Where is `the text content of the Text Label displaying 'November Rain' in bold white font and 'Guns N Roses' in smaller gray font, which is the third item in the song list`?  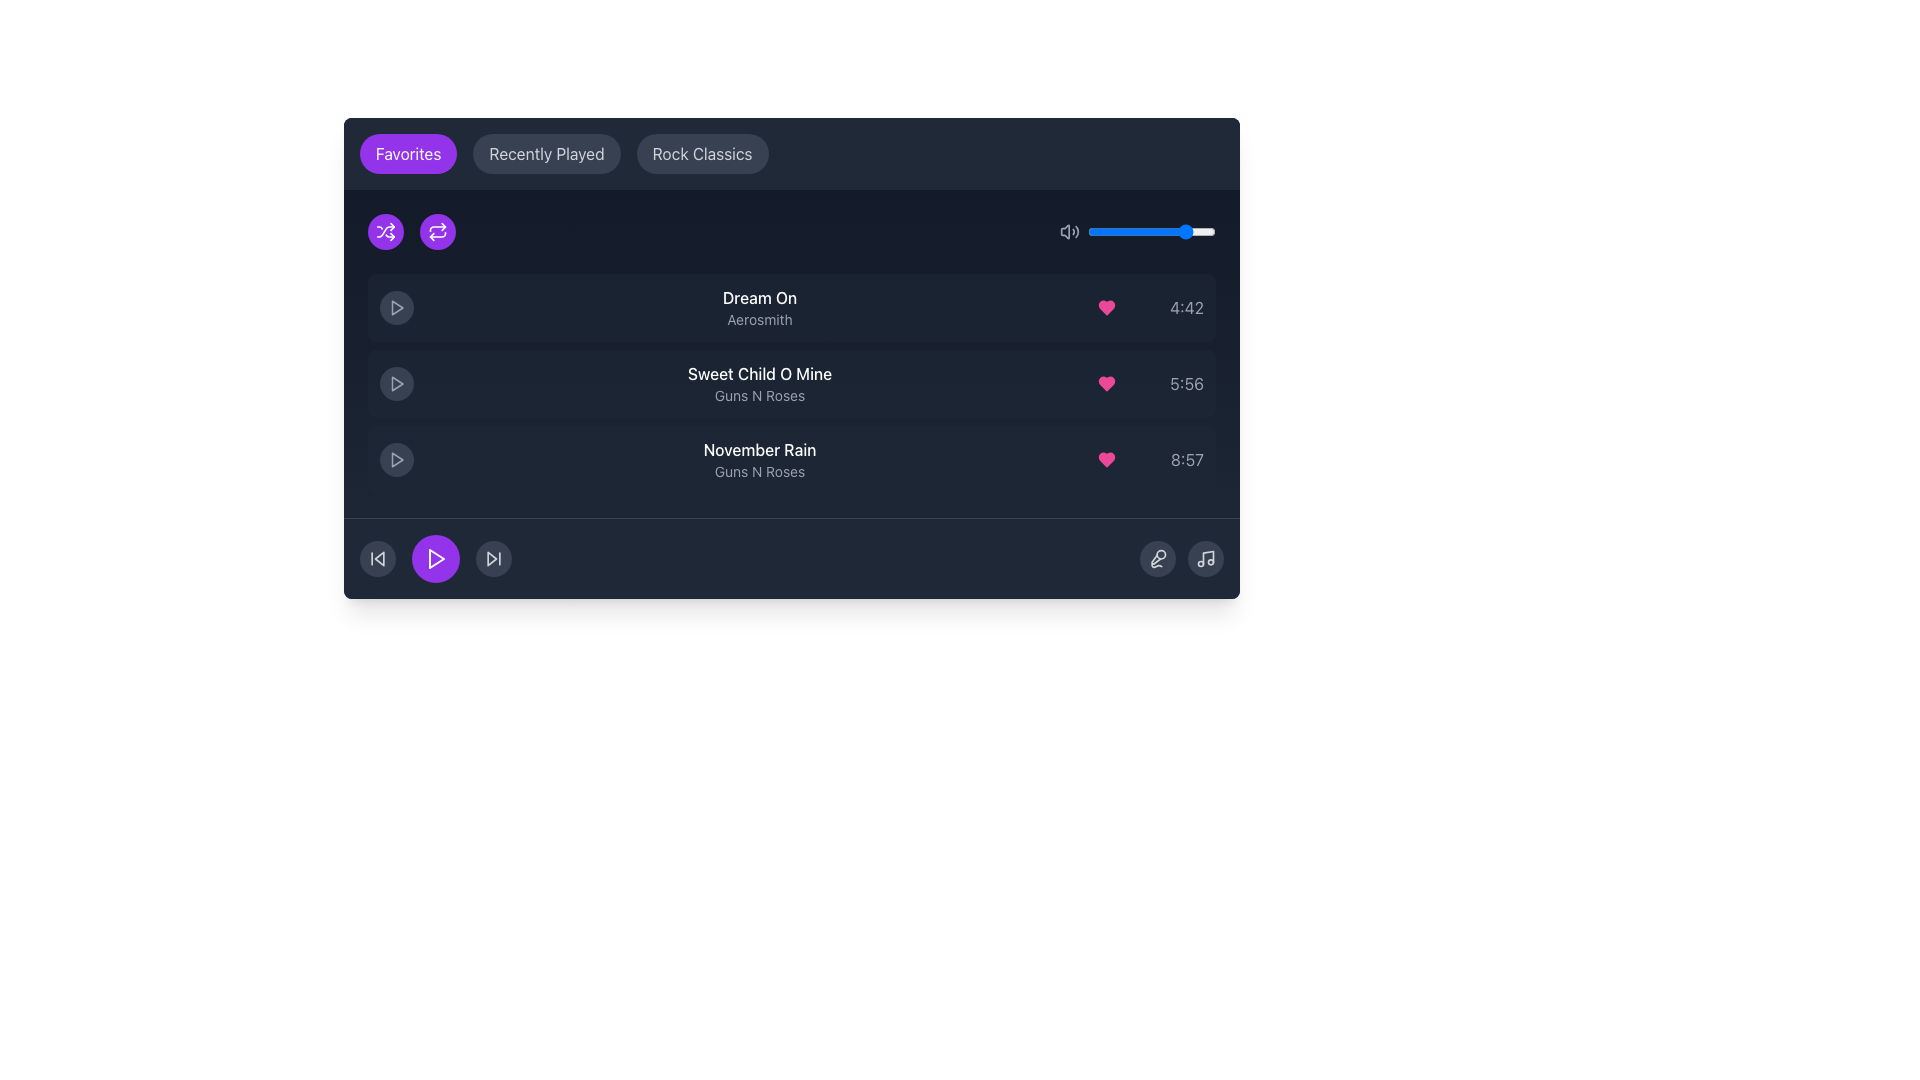 the text content of the Text Label displaying 'November Rain' in bold white font and 'Guns N Roses' in smaller gray font, which is the third item in the song list is located at coordinates (758, 459).